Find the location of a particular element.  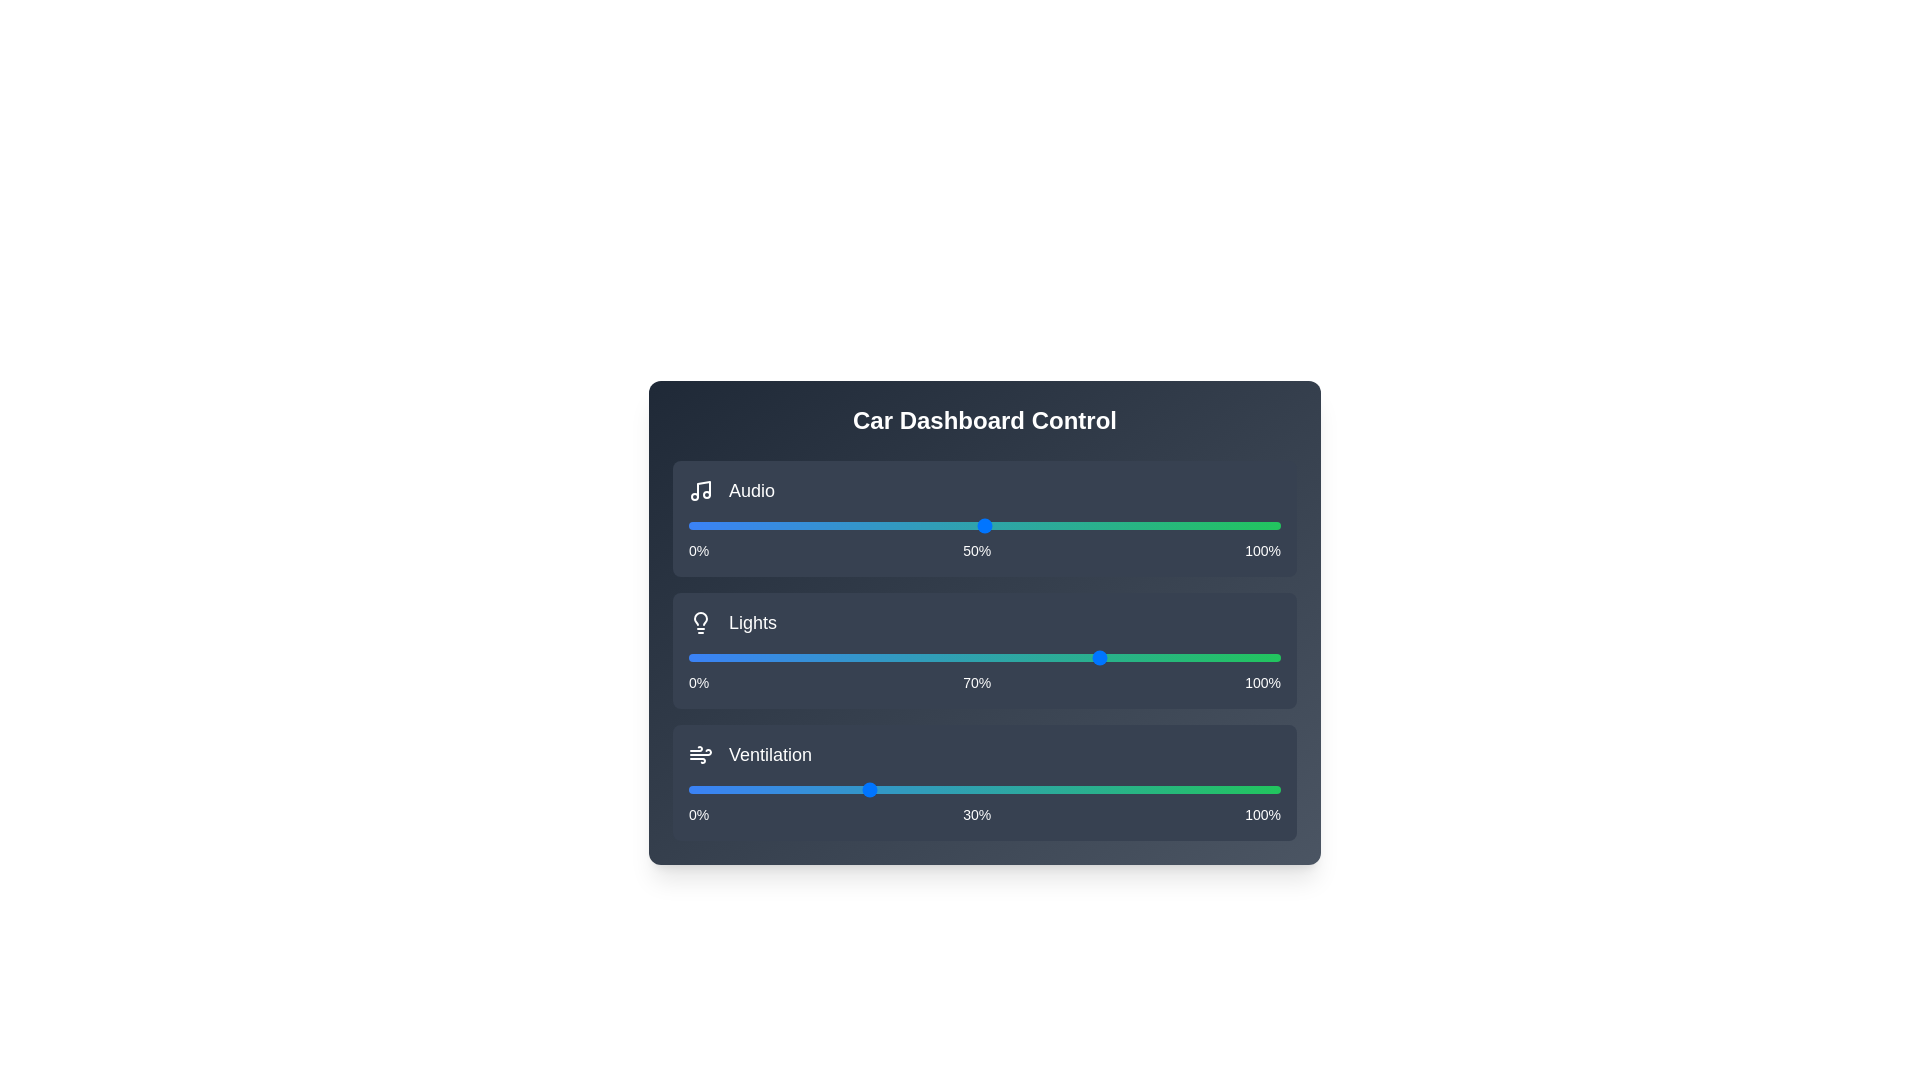

the audio slider to set the volume to 14% is located at coordinates (770, 524).